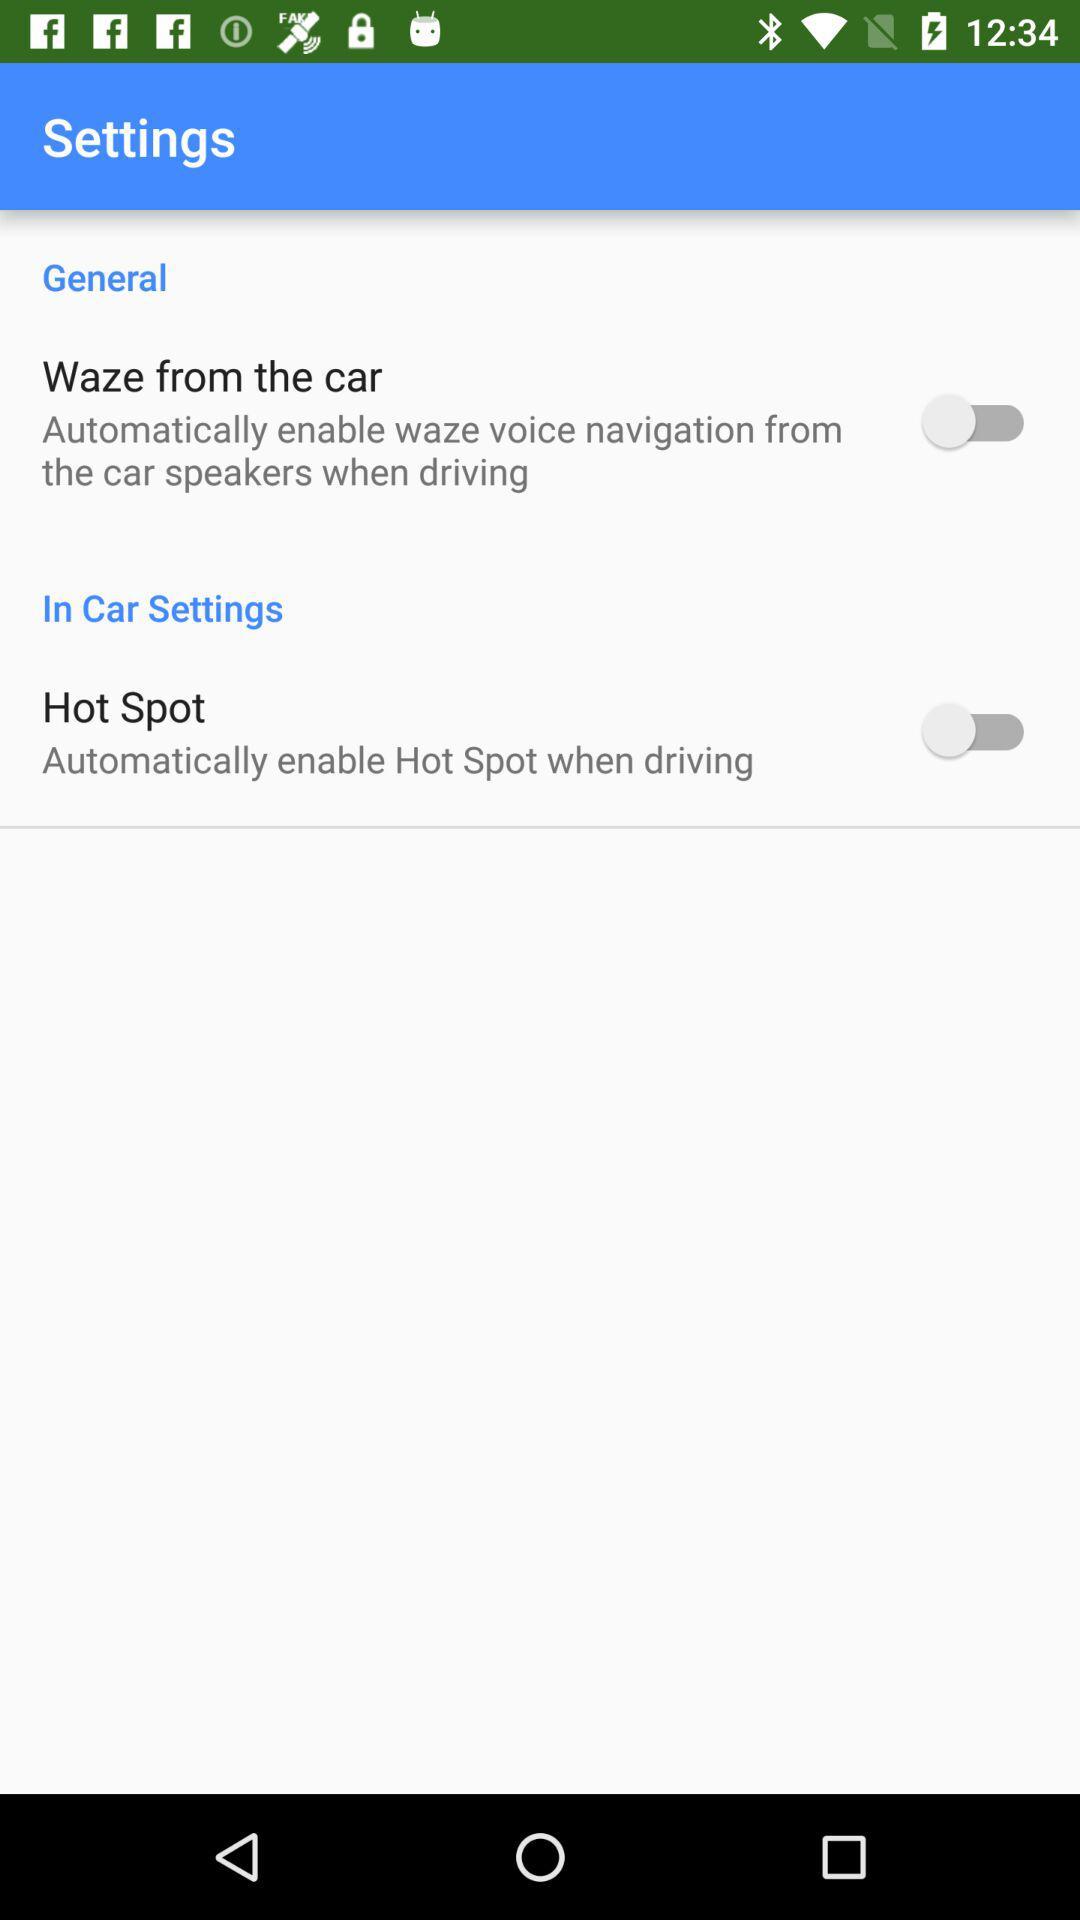 Image resolution: width=1080 pixels, height=1920 pixels. Describe the element at coordinates (540, 254) in the screenshot. I see `item above waze from the` at that location.